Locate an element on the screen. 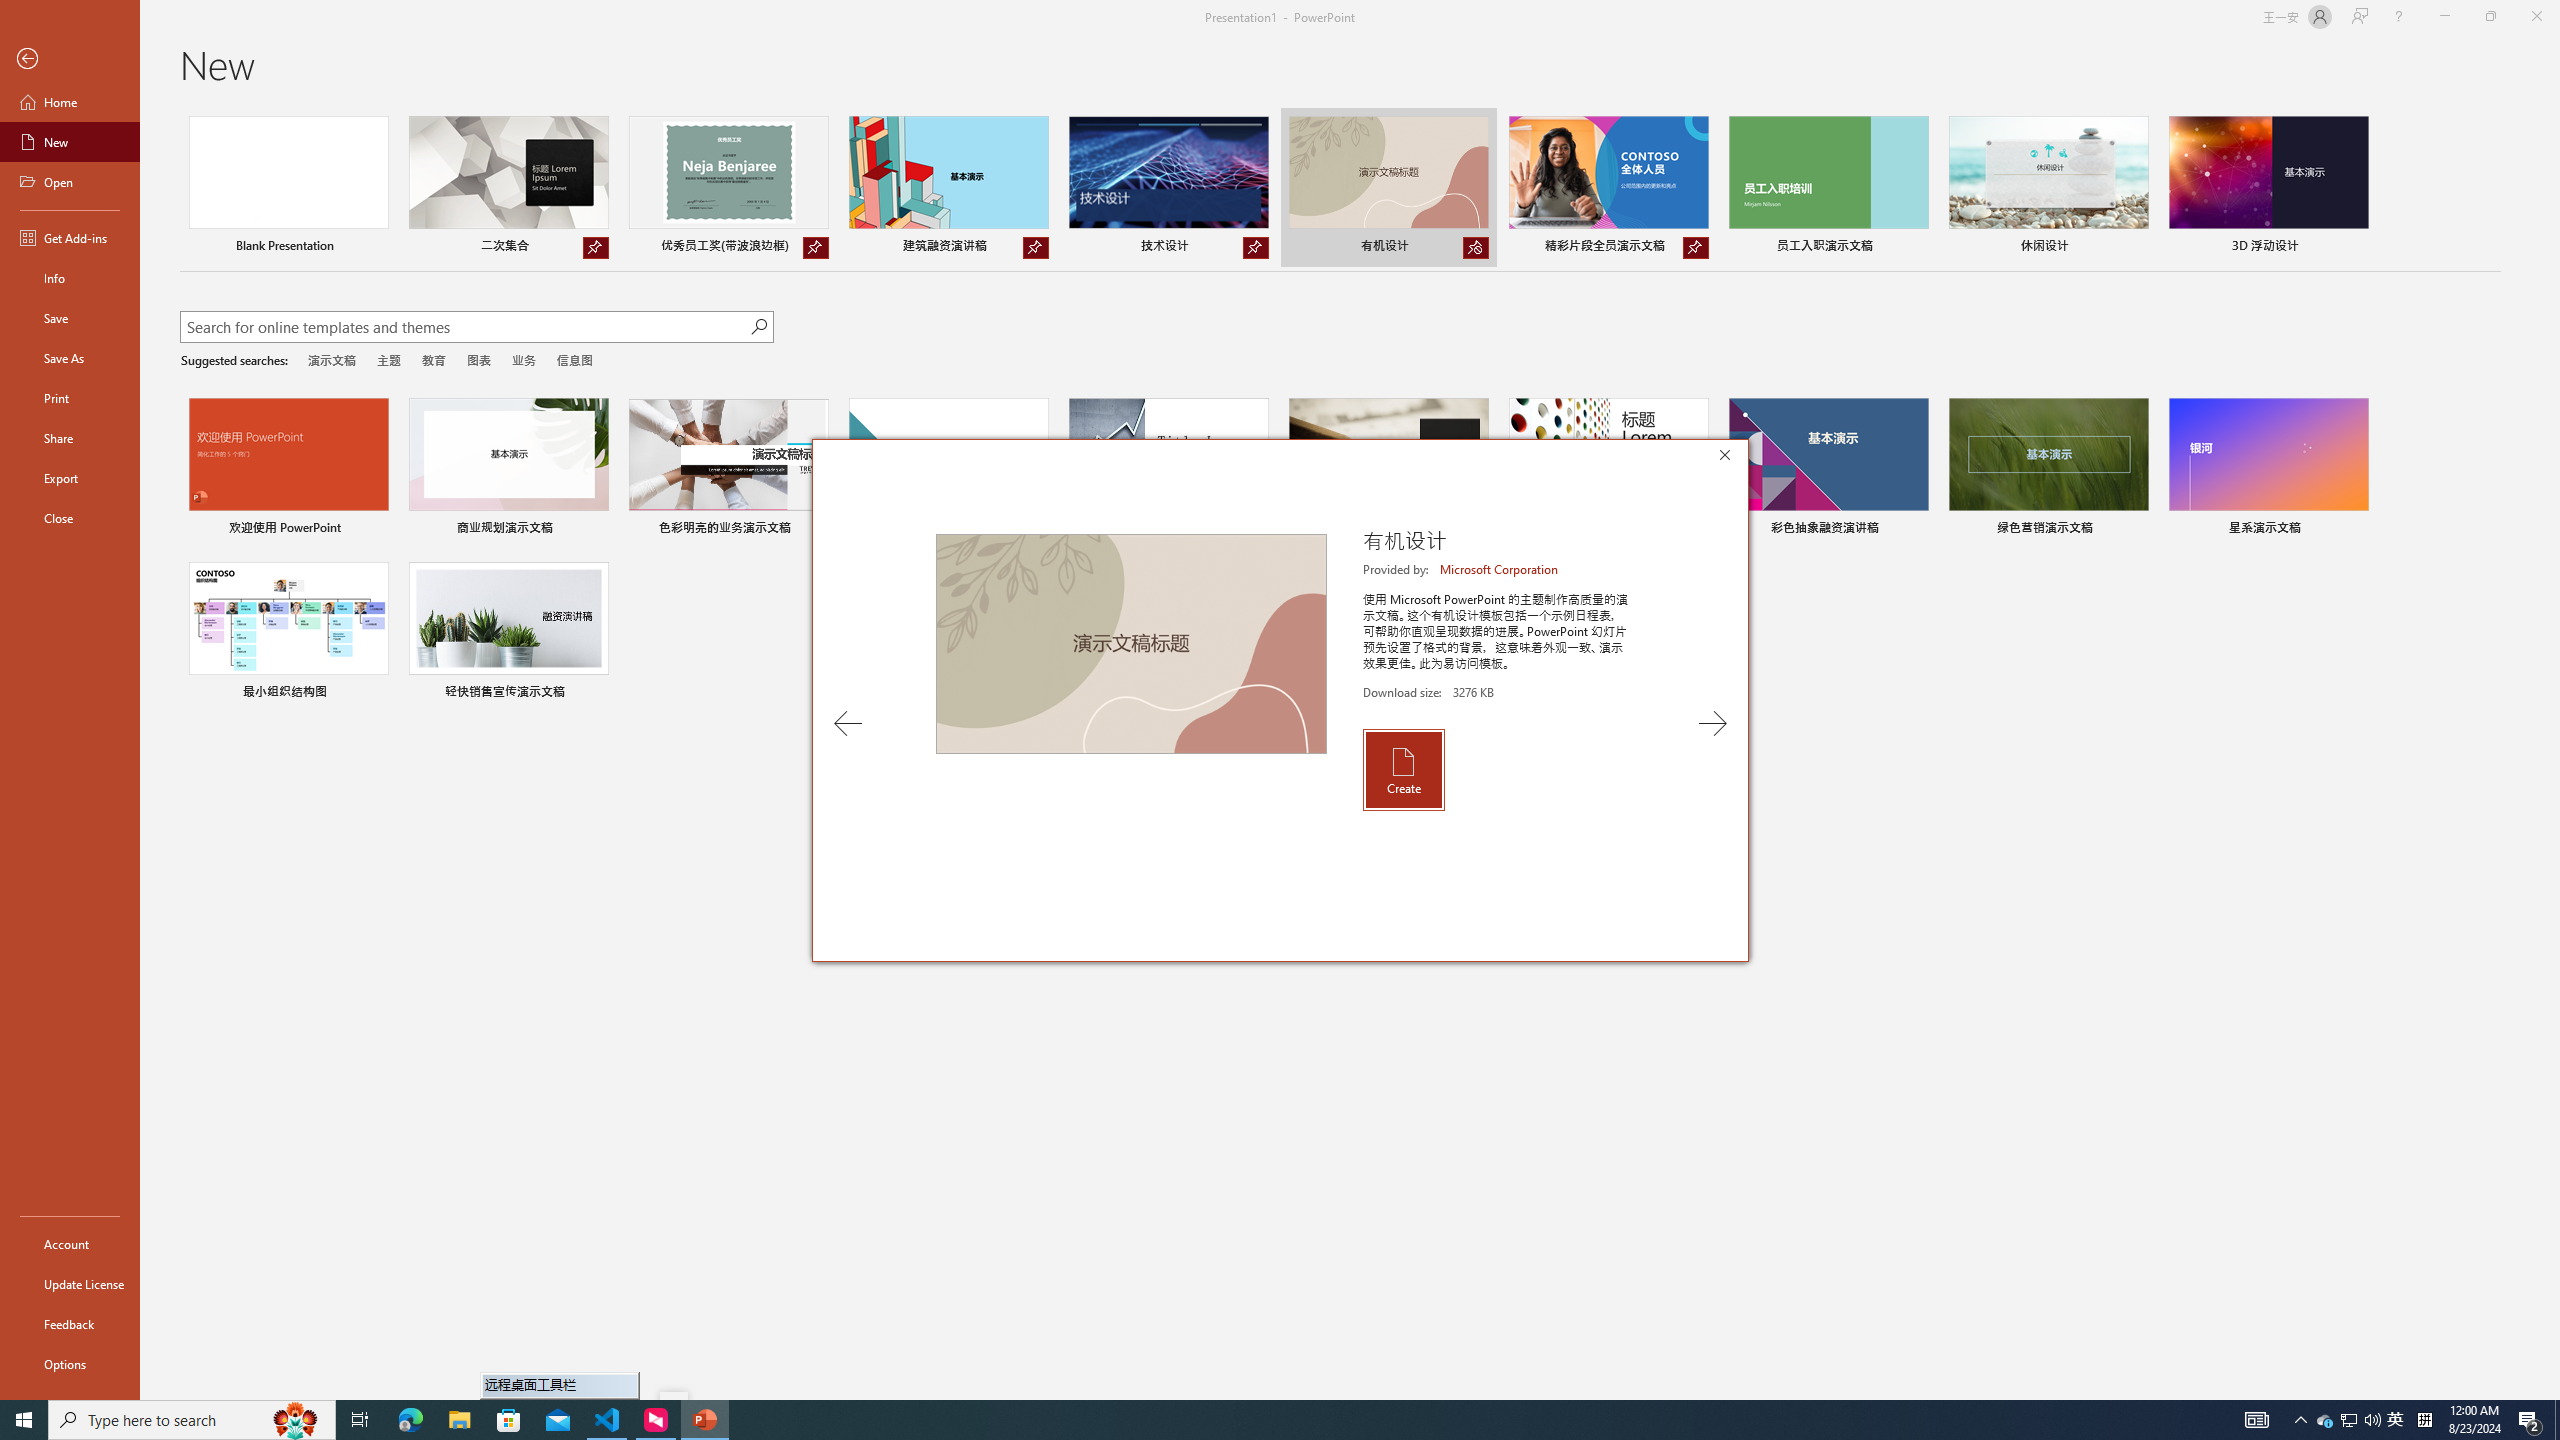  'Feedback' is located at coordinates (69, 1324).